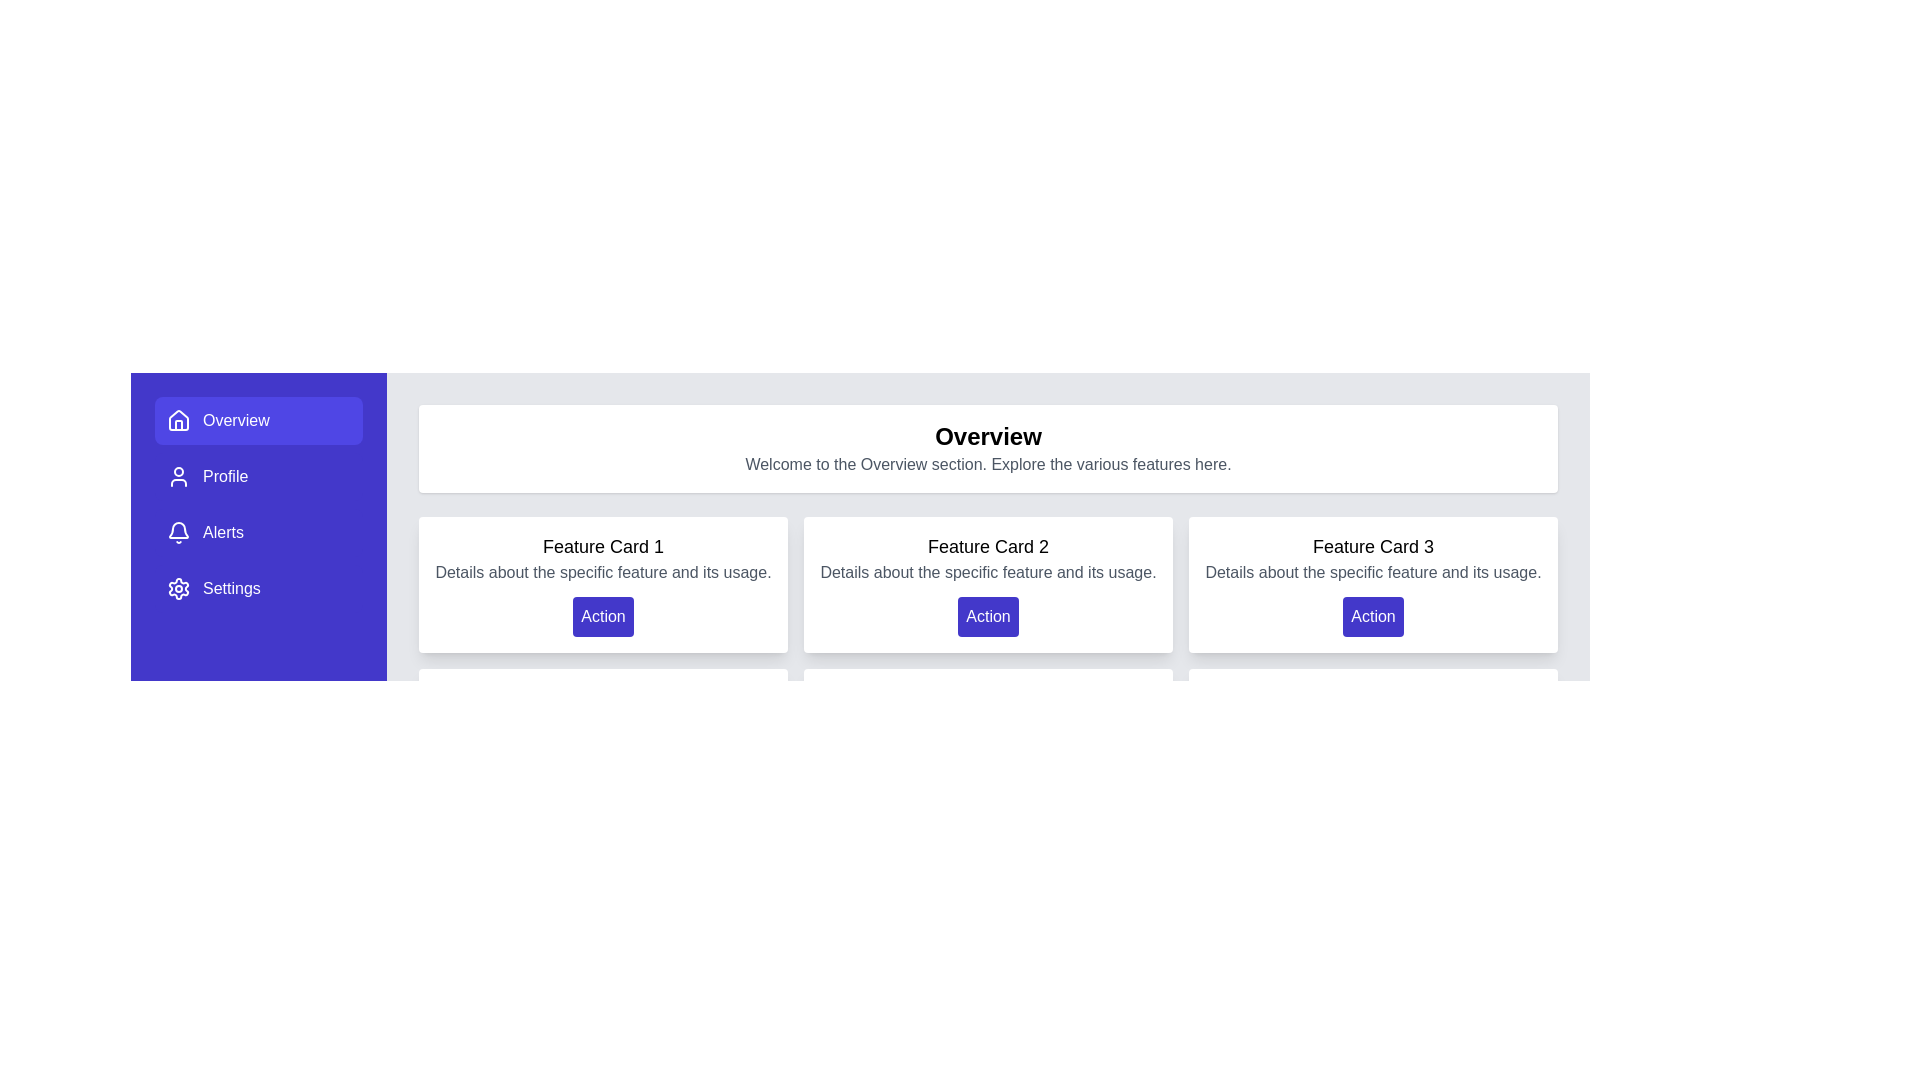 The height and width of the screenshot is (1080, 1920). I want to click on the 'Overview' button located at the top of the left sidebar, so click(258, 419).